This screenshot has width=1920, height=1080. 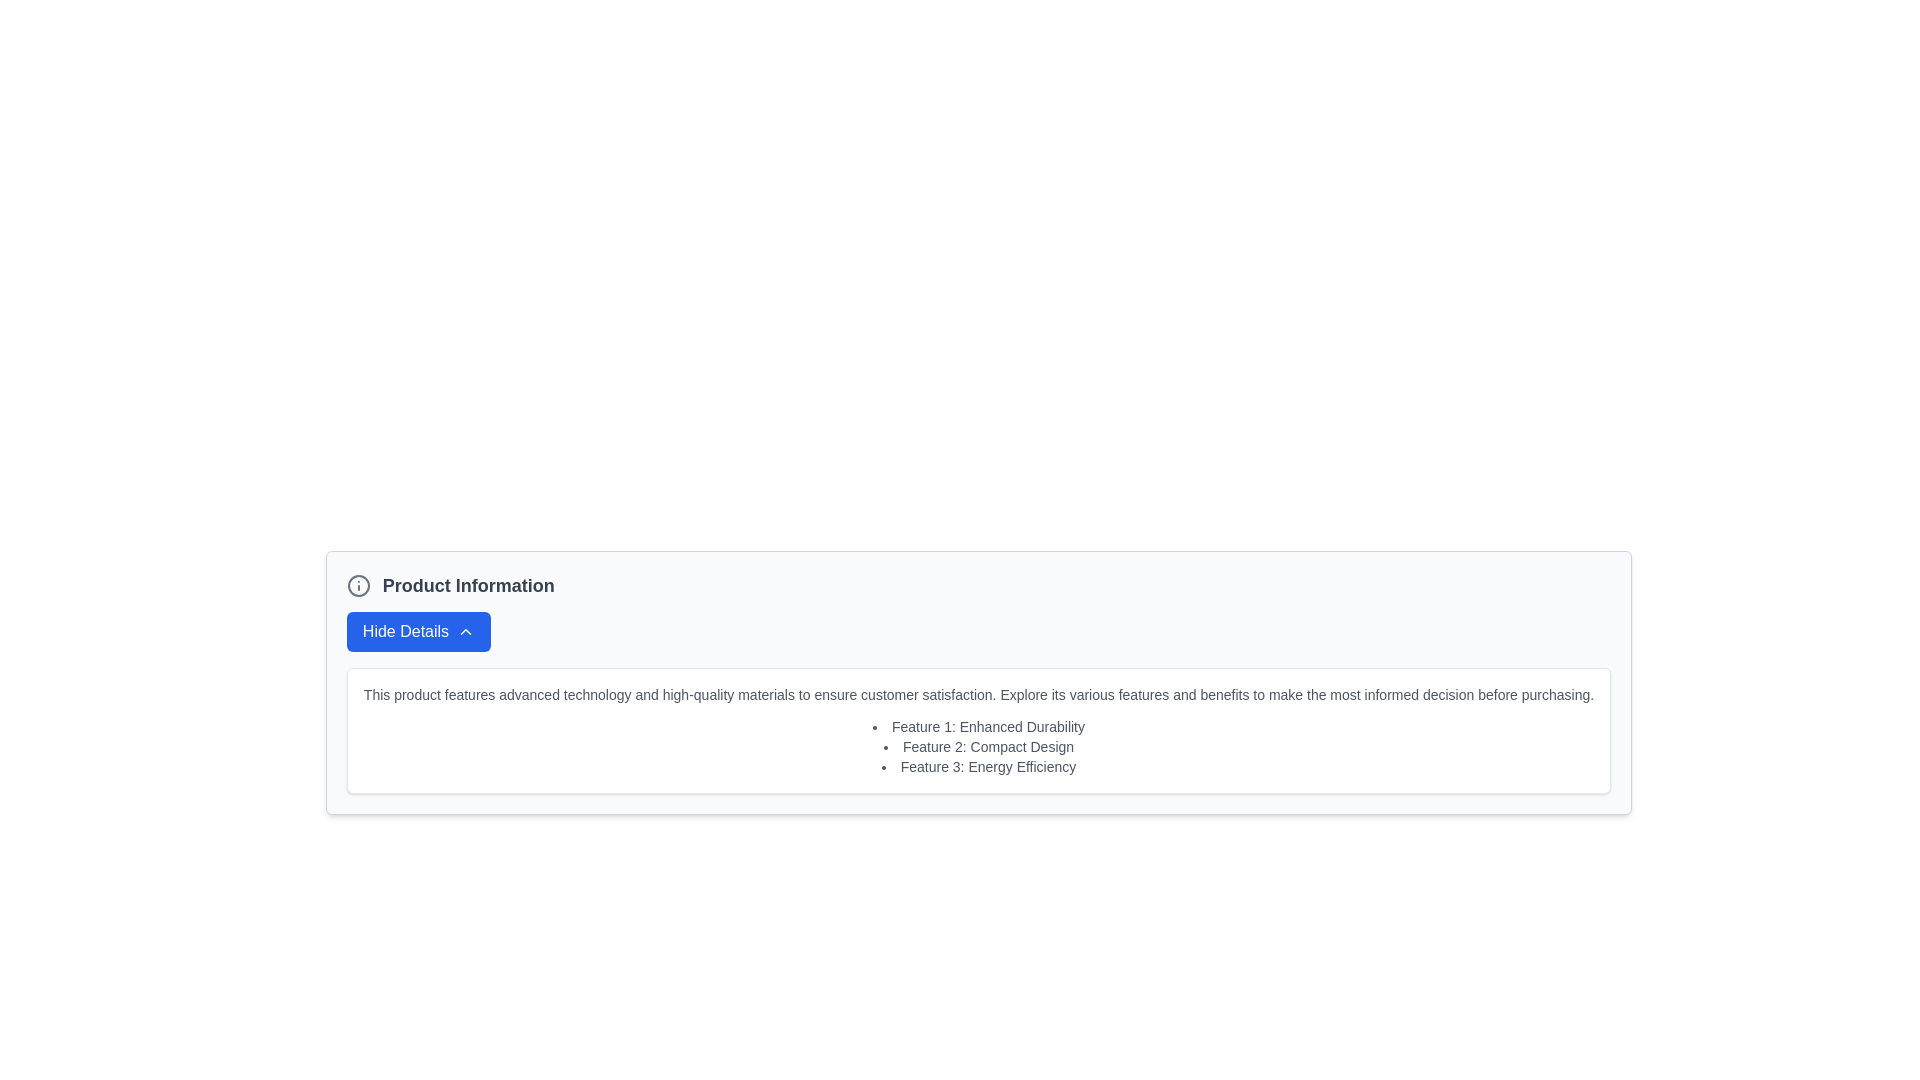 I want to click on the 'Energy Efficiency' text element, which is the third item in the bulleted list under 'Product Information', located below 'Feature 2: Compact Design', so click(x=979, y=766).